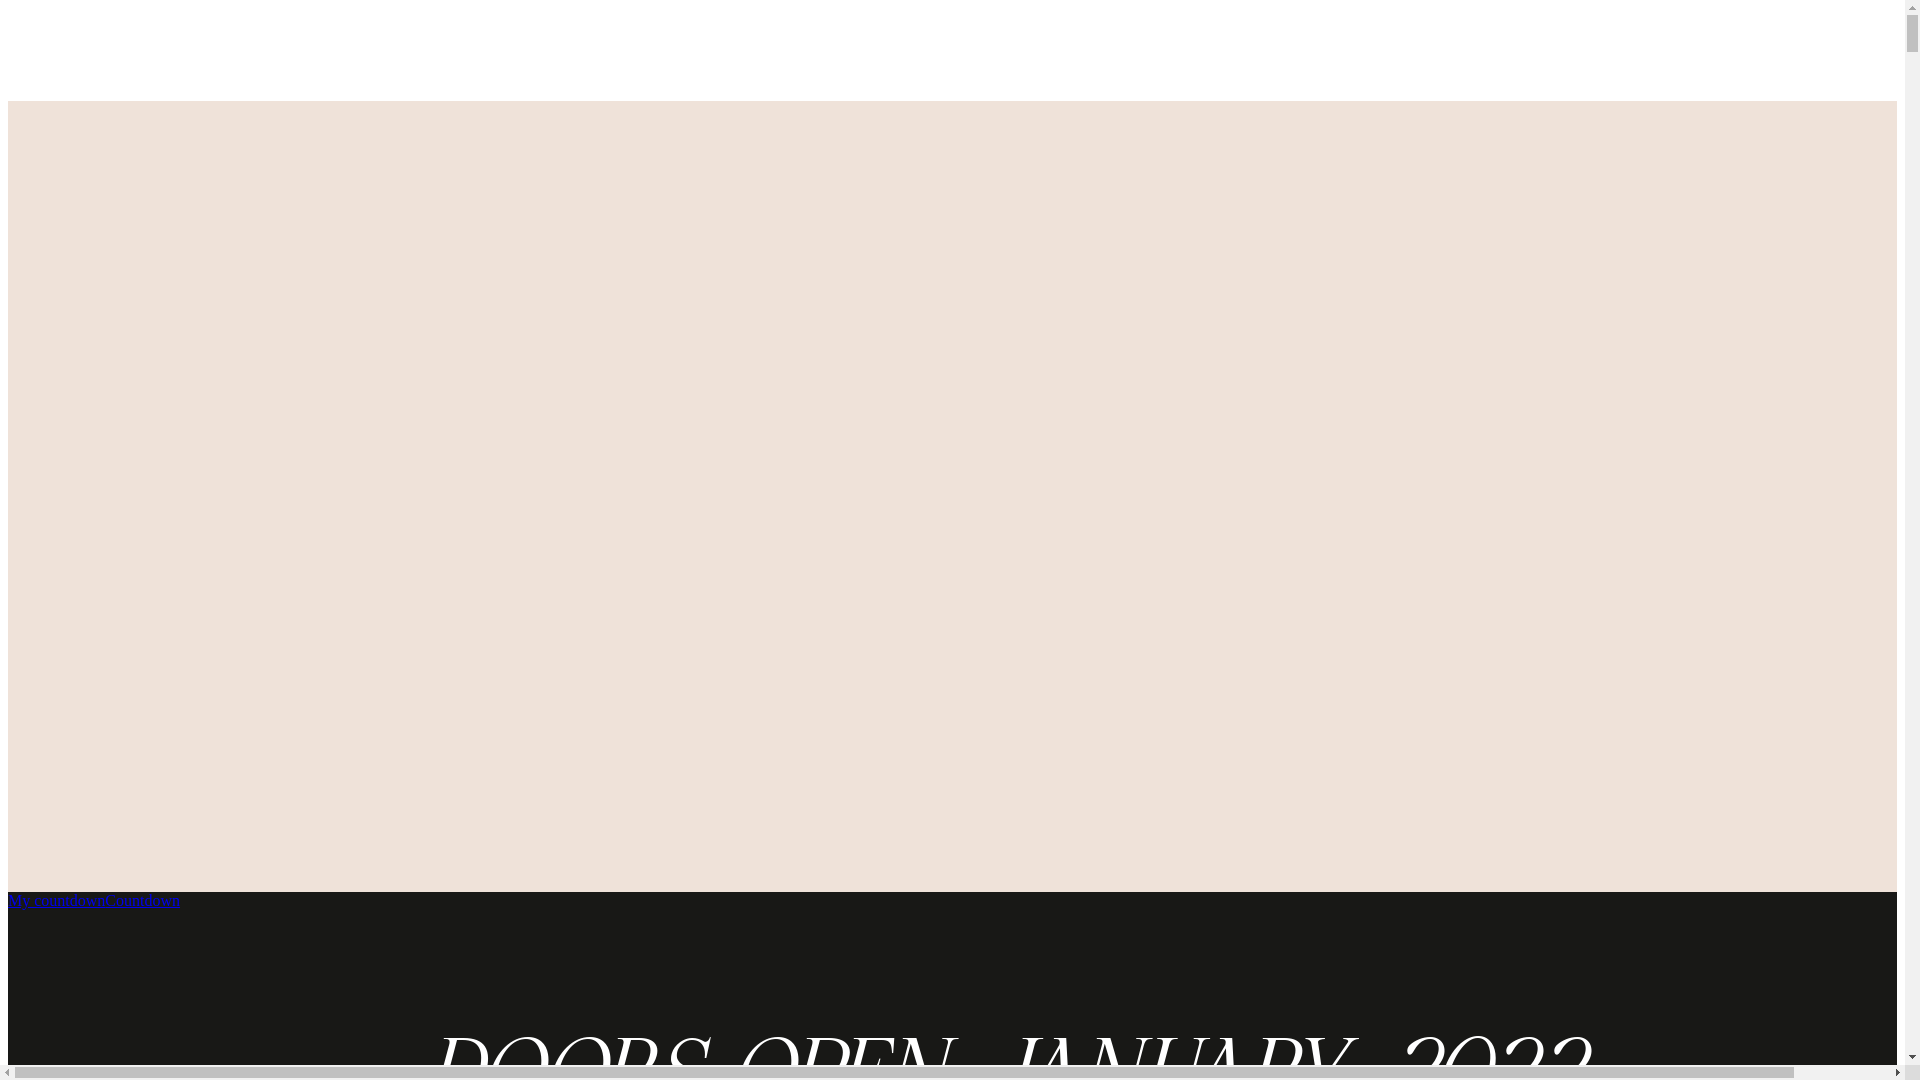 The width and height of the screenshot is (1920, 1080). I want to click on 'Countdown', so click(141, 900).